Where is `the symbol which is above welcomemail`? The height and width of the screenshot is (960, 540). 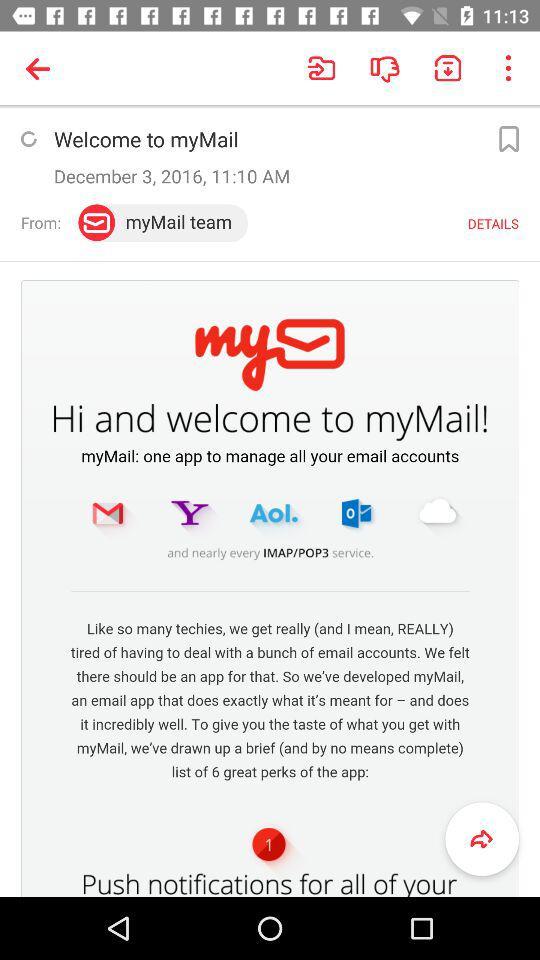
the symbol which is above welcomemail is located at coordinates (42, 67).